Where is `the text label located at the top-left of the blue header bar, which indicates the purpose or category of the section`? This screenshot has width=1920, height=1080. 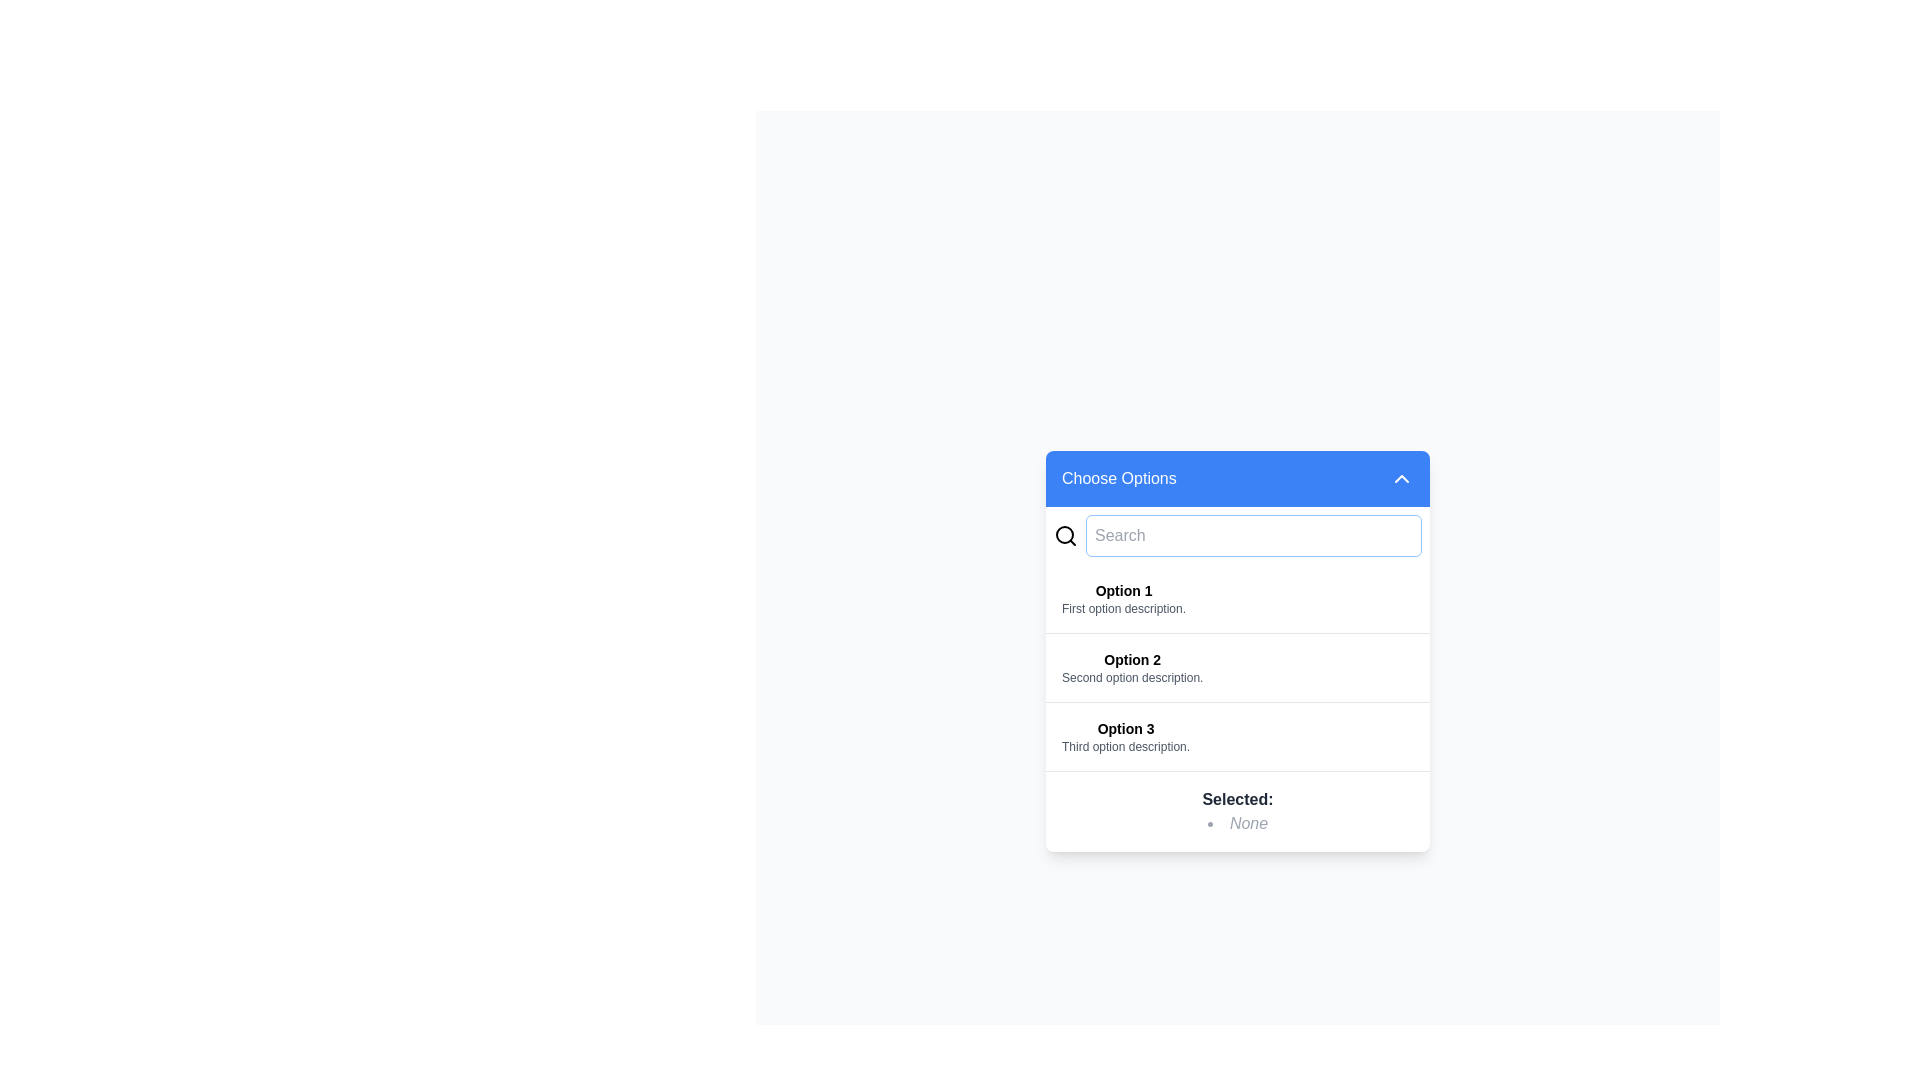
the text label located at the top-left of the blue header bar, which indicates the purpose or category of the section is located at coordinates (1118, 478).